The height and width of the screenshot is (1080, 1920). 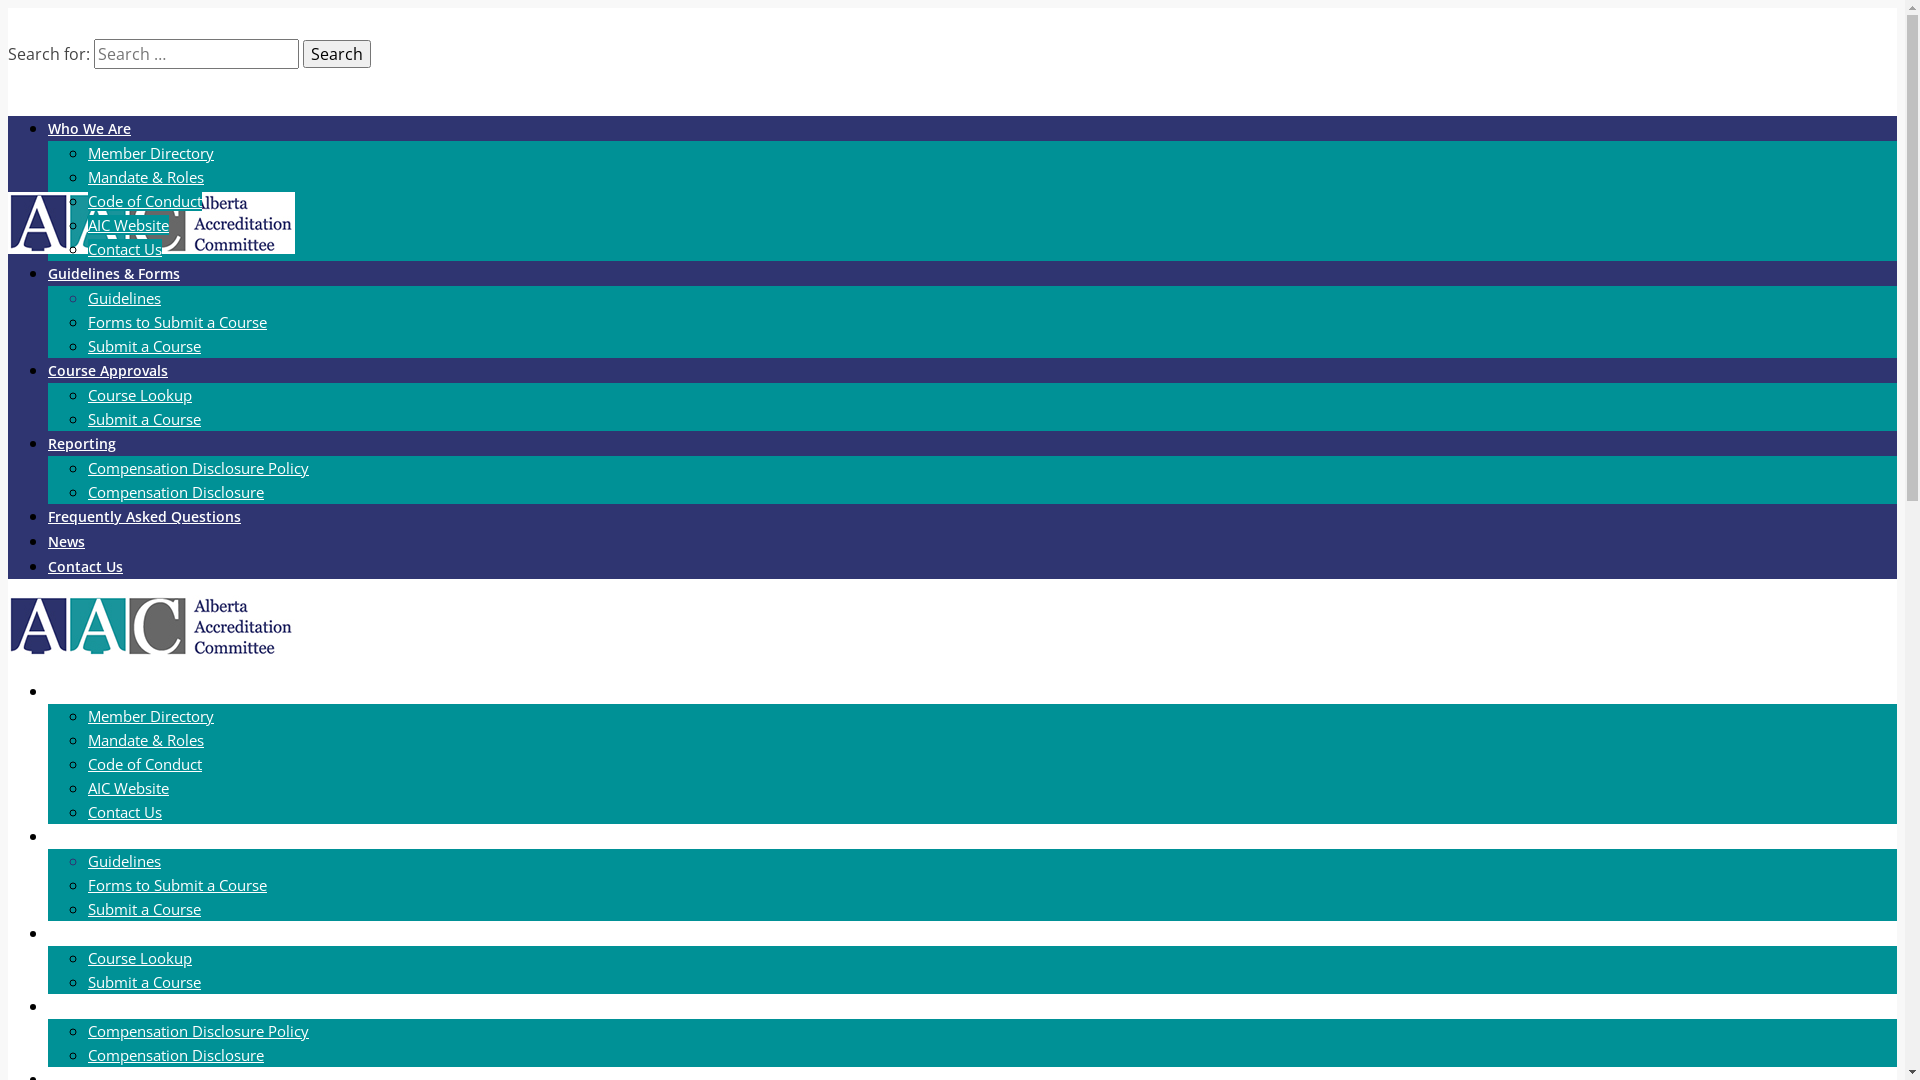 What do you see at coordinates (143, 515) in the screenshot?
I see `'Frequently Asked Questions'` at bounding box center [143, 515].